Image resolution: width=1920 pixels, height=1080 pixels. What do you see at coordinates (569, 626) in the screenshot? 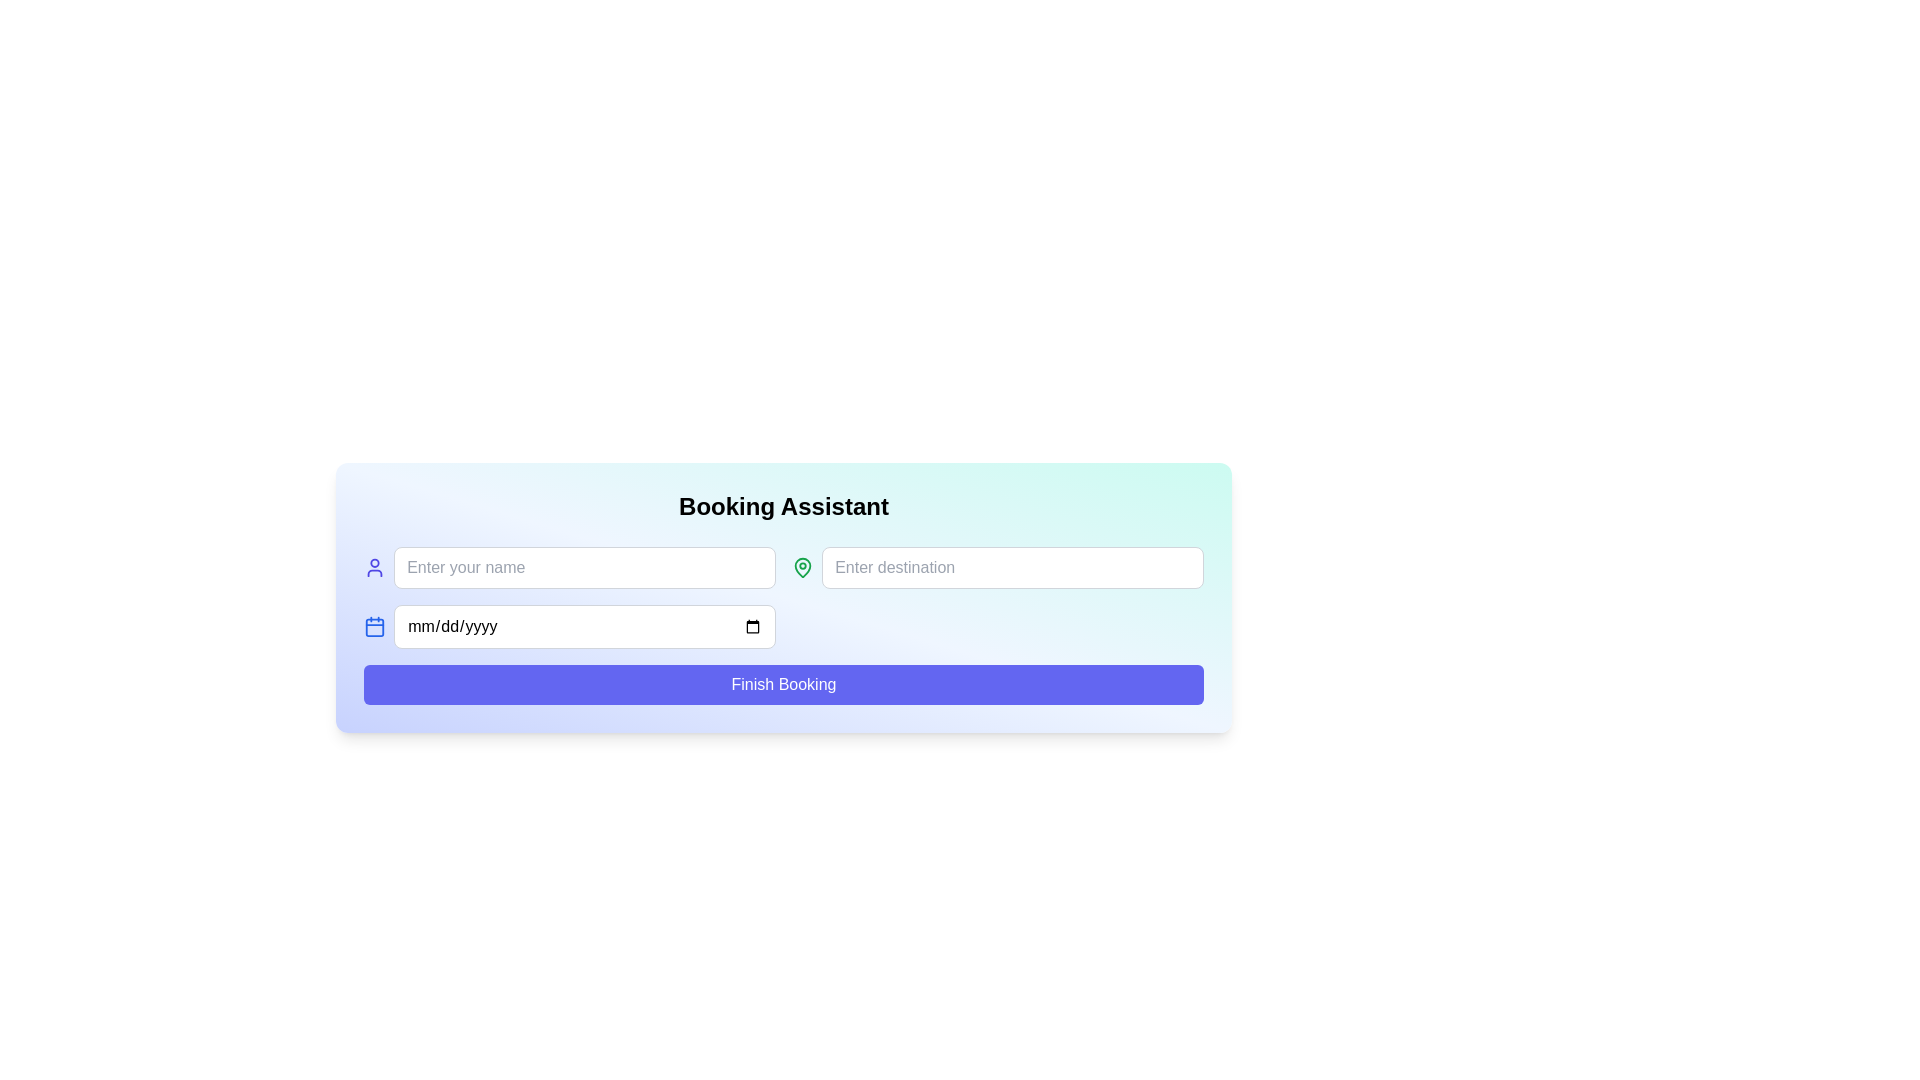
I see `the calendar icons of the Date input field, which features rounded corners and a white background, for additional interaction options` at bounding box center [569, 626].